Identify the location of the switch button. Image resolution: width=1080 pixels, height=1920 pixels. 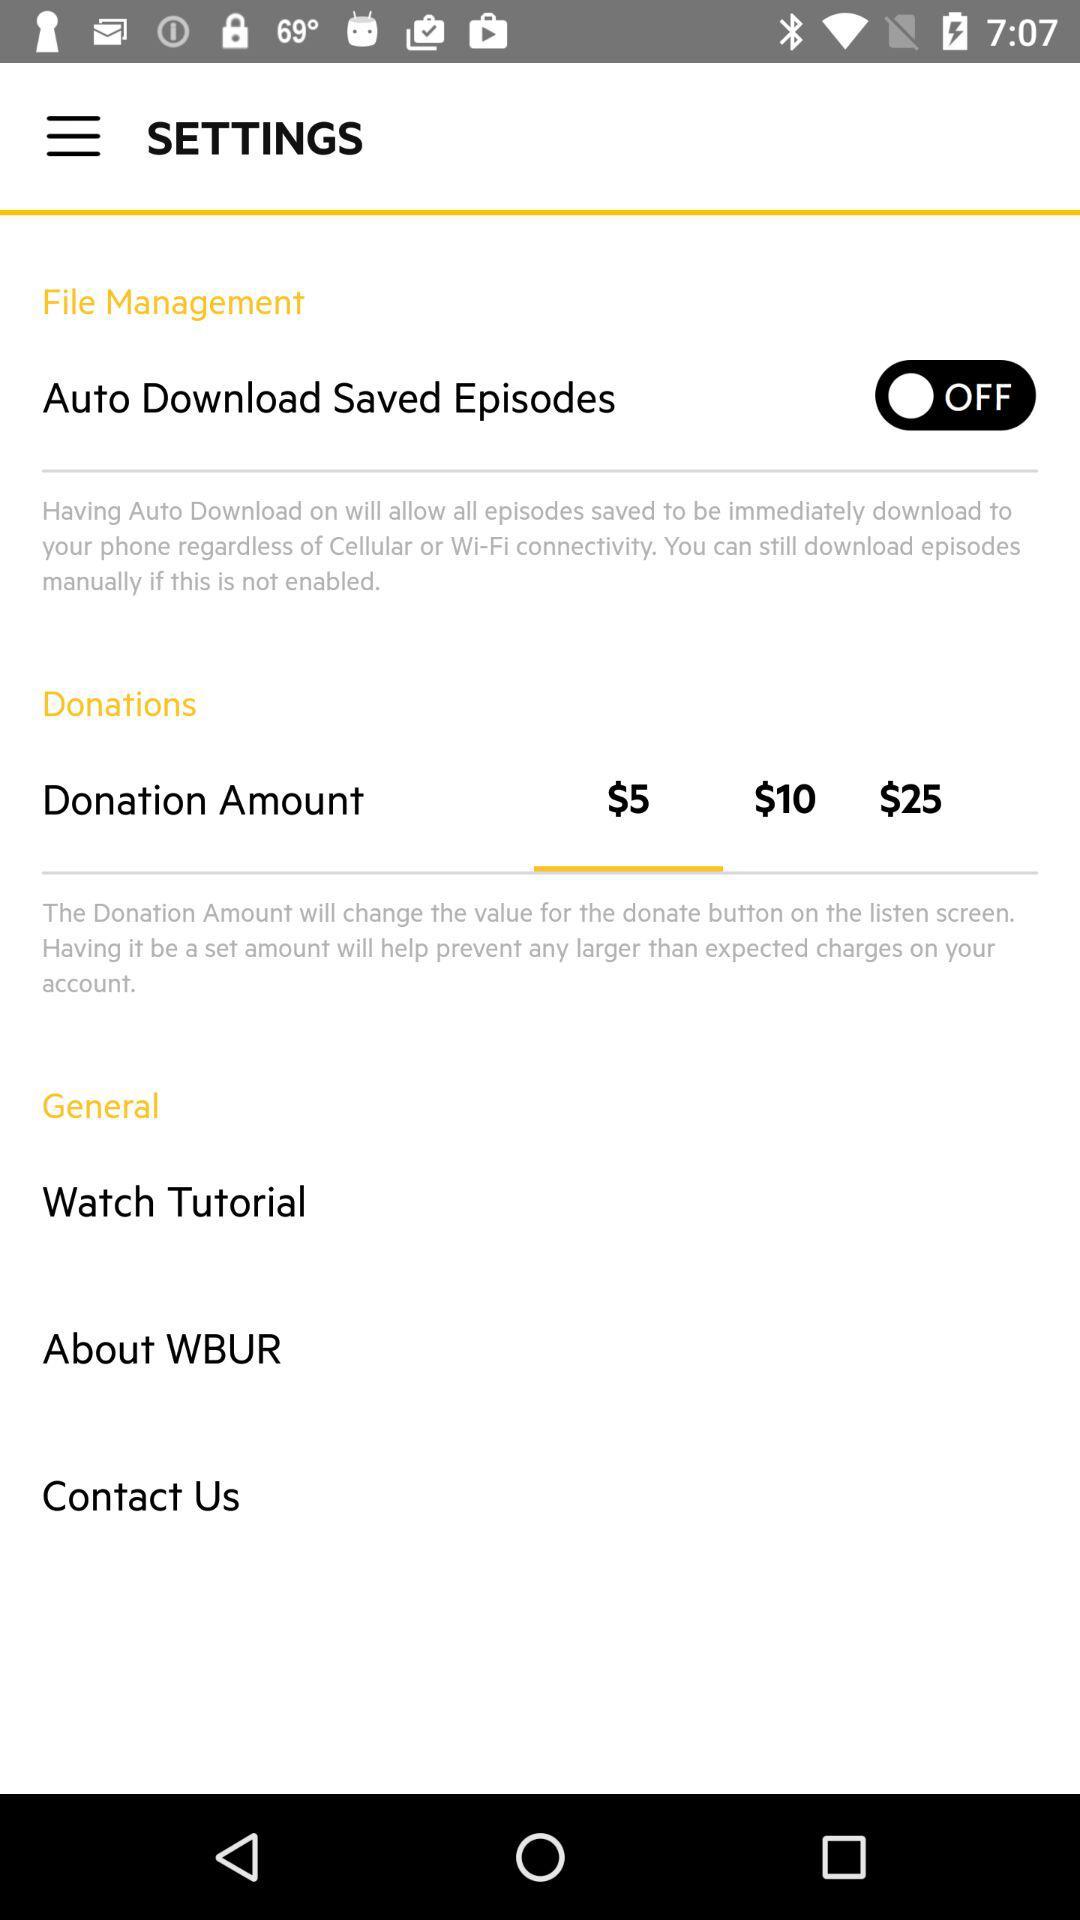
(955, 395).